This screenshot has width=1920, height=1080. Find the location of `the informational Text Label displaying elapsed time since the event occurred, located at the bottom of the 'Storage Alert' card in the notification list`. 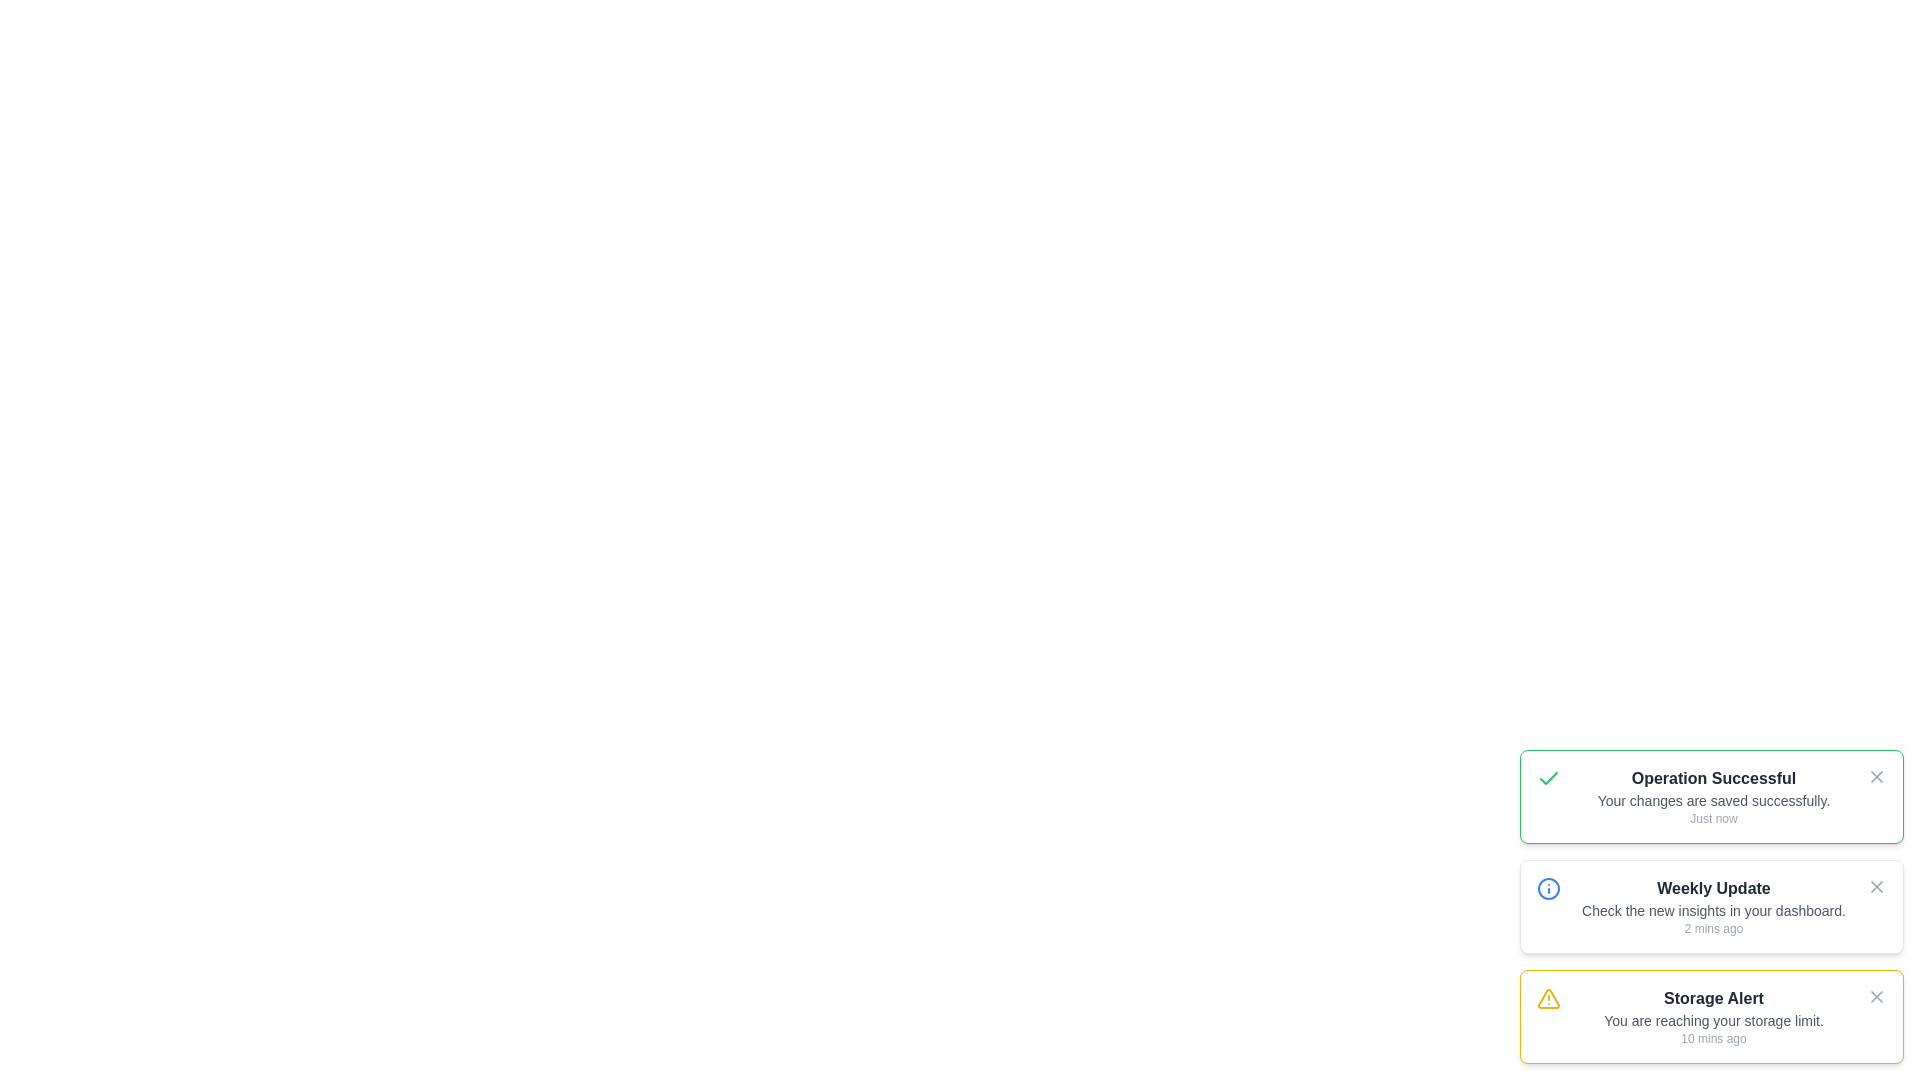

the informational Text Label displaying elapsed time since the event occurred, located at the bottom of the 'Storage Alert' card in the notification list is located at coordinates (1712, 1037).